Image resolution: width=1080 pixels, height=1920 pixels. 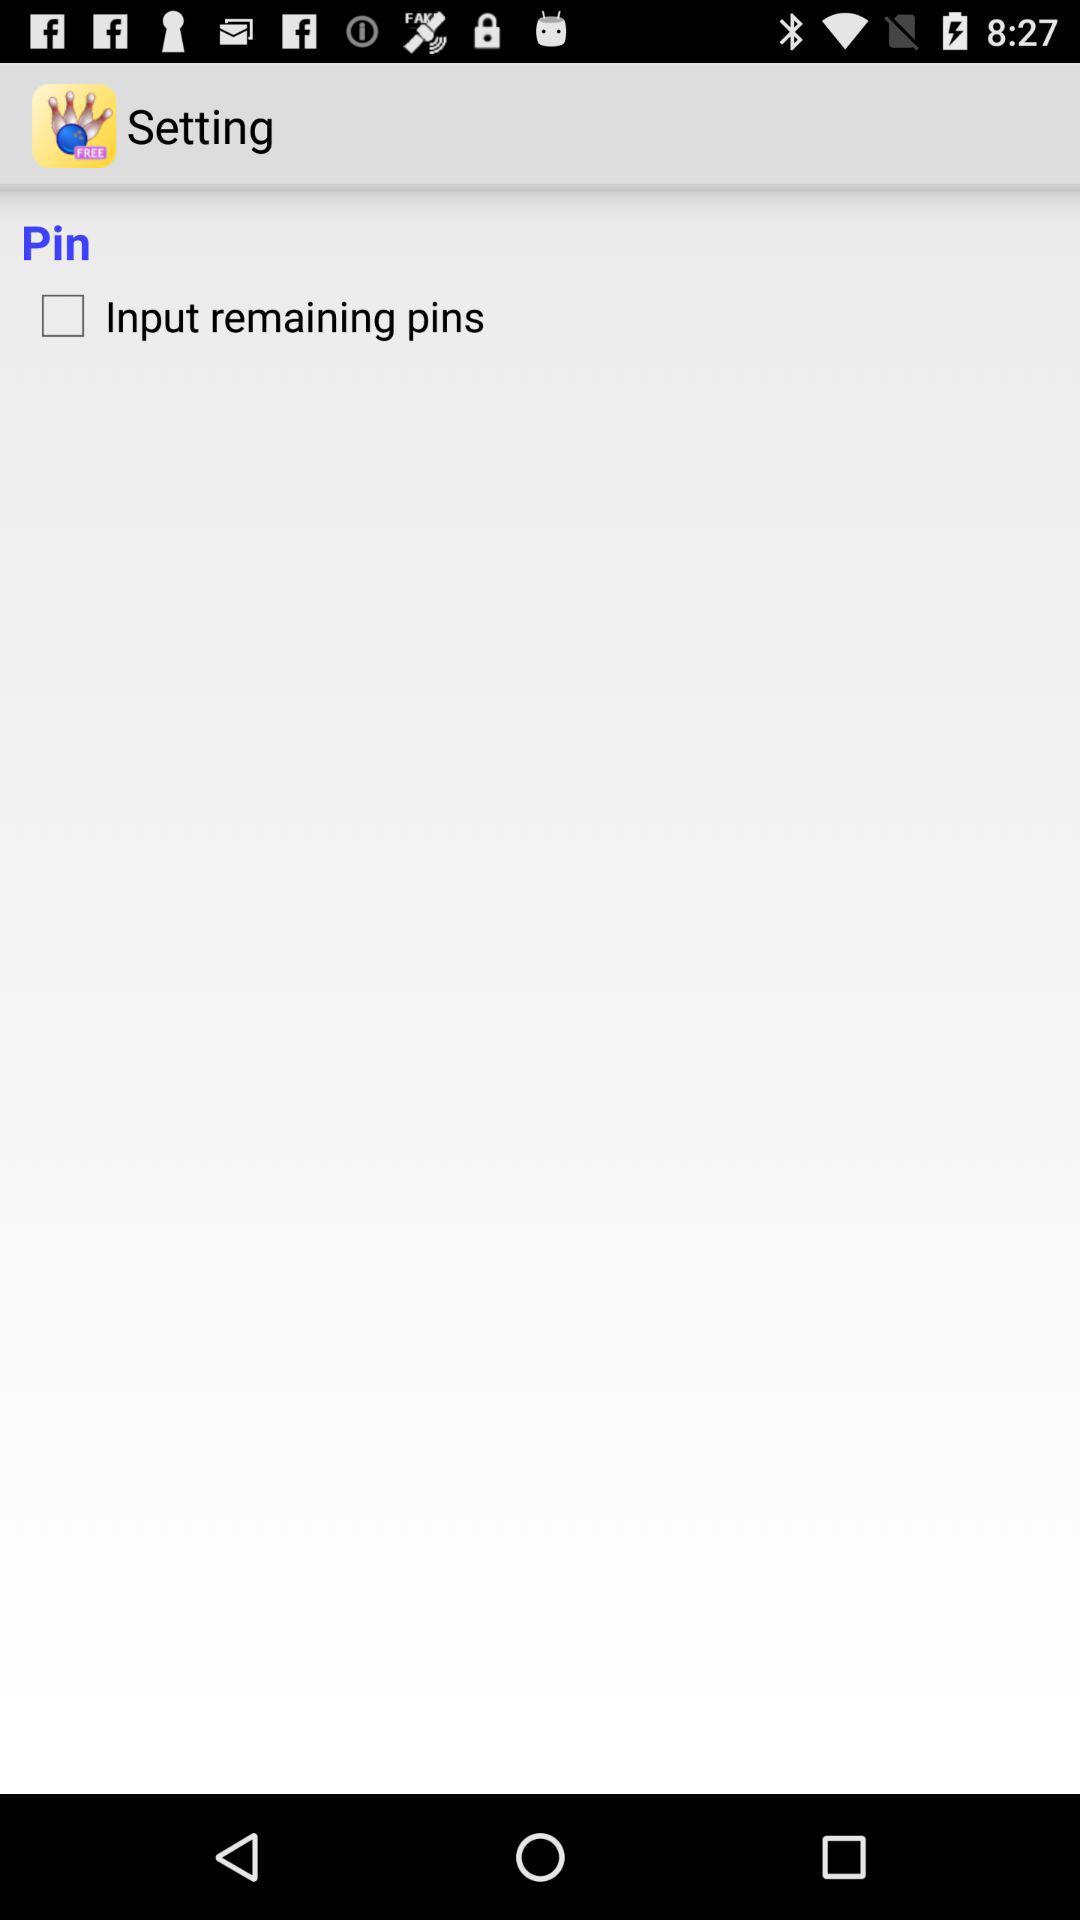 I want to click on input remaining pins icon, so click(x=252, y=314).